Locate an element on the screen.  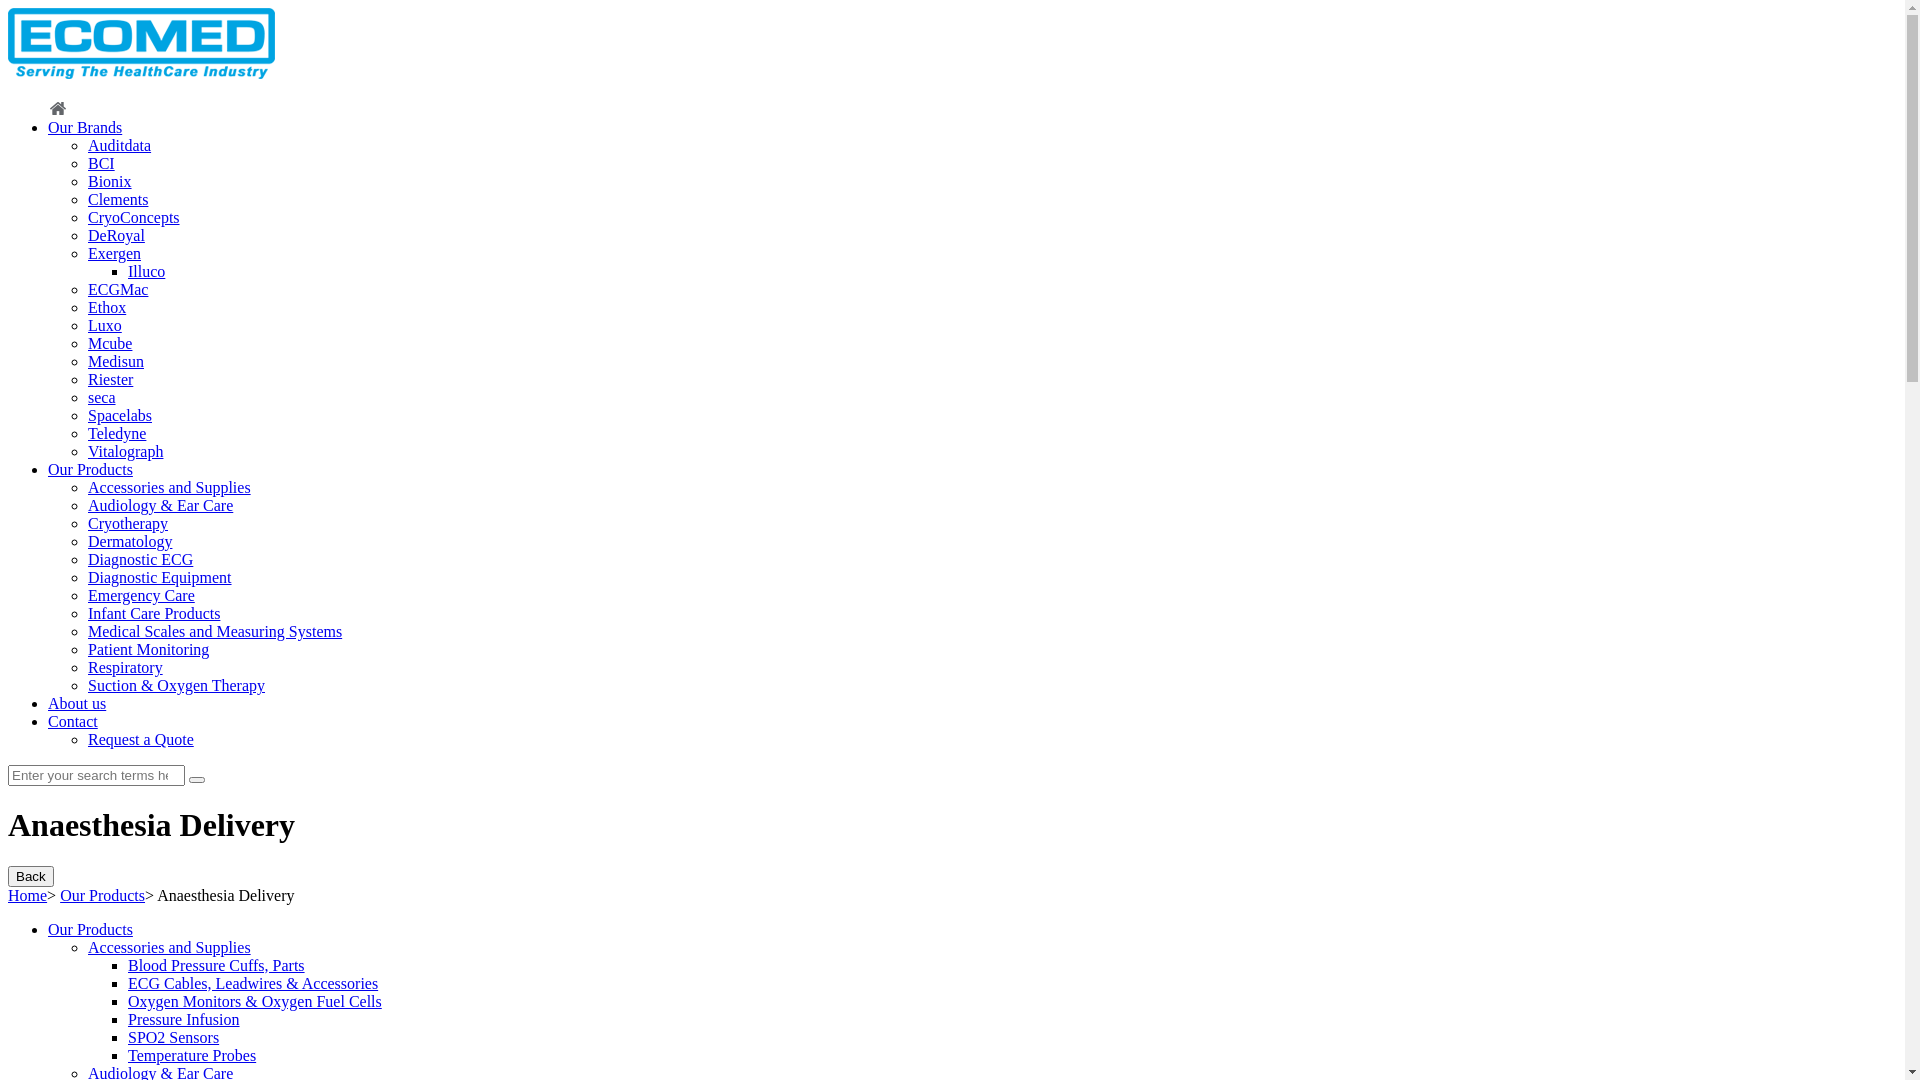
'Auditdata' is located at coordinates (118, 144).